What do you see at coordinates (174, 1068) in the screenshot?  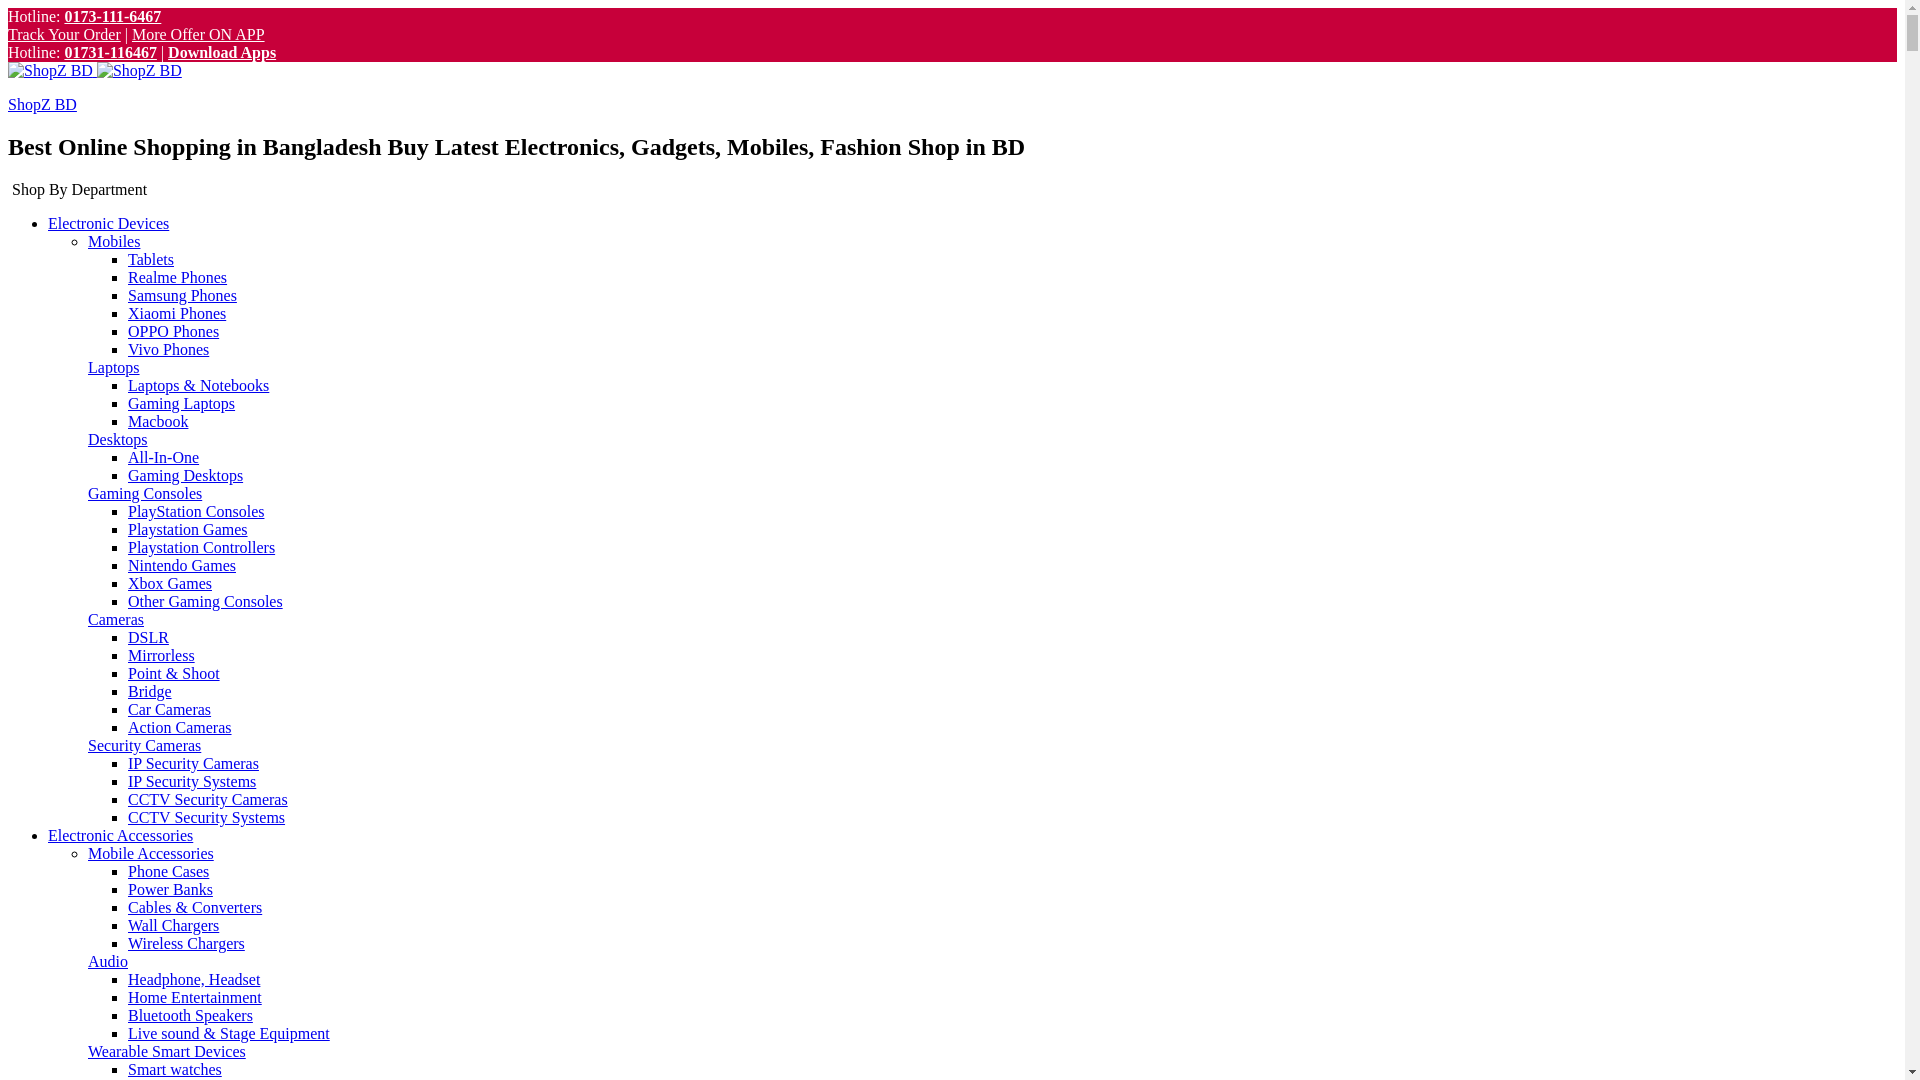 I see `'Smart watches'` at bounding box center [174, 1068].